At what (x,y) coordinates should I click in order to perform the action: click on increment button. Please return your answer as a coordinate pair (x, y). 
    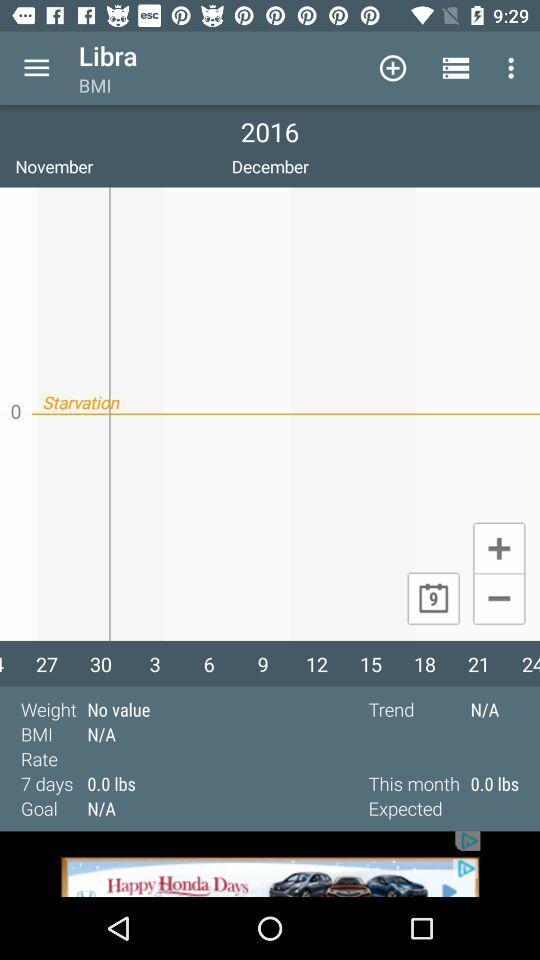
    Looking at the image, I should click on (498, 547).